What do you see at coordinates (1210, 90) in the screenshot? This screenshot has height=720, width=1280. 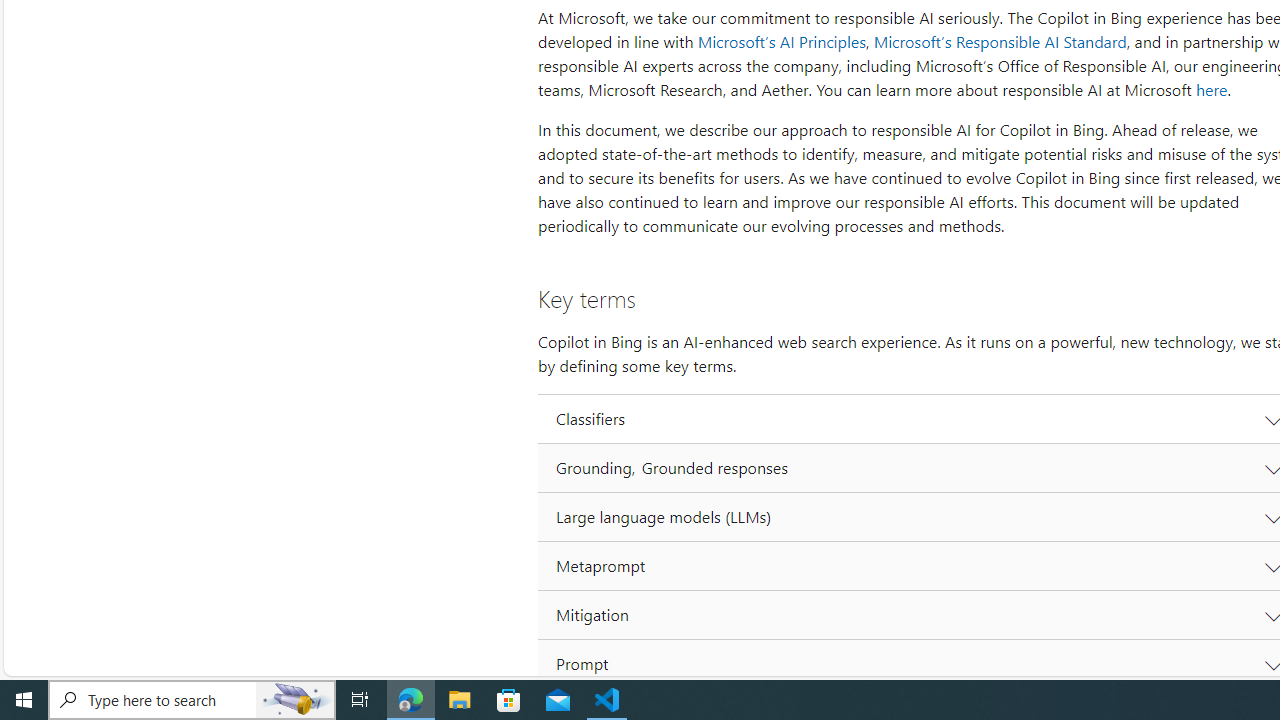 I see `'here'` at bounding box center [1210, 90].